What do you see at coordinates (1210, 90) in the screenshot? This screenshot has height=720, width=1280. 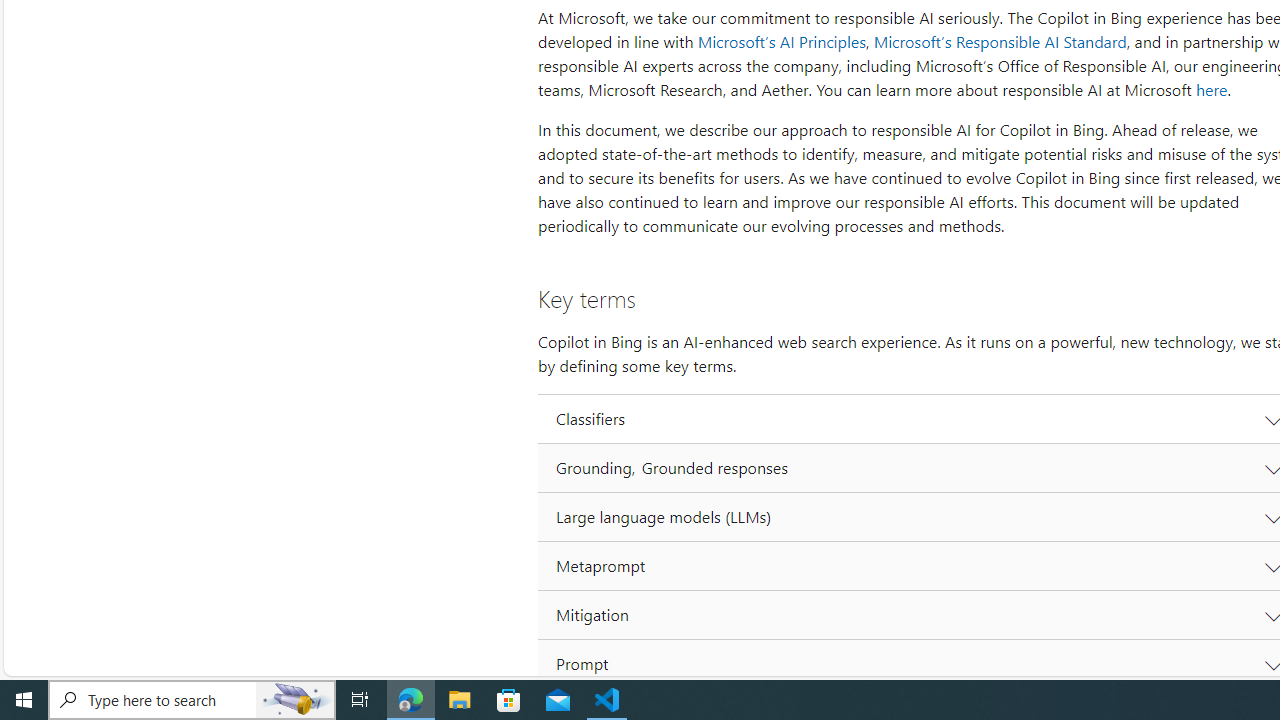 I see `'here'` at bounding box center [1210, 90].